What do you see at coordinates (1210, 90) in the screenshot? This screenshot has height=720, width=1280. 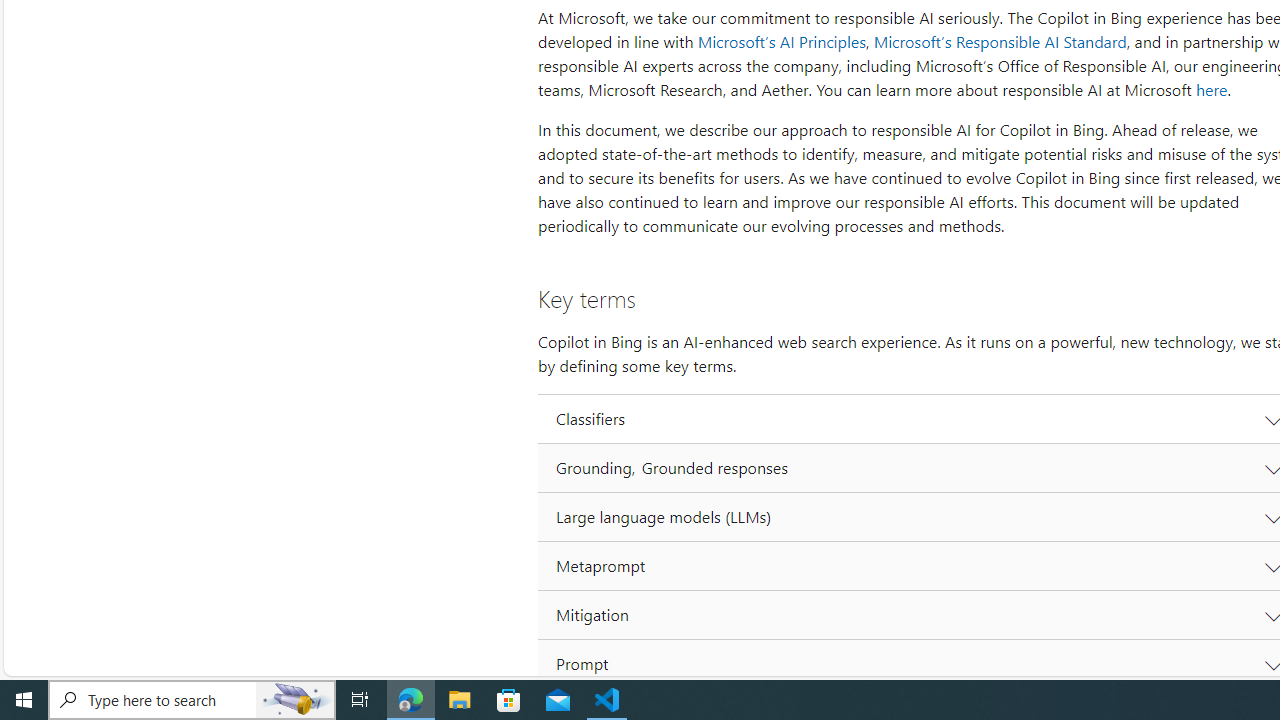 I see `'here'` at bounding box center [1210, 90].